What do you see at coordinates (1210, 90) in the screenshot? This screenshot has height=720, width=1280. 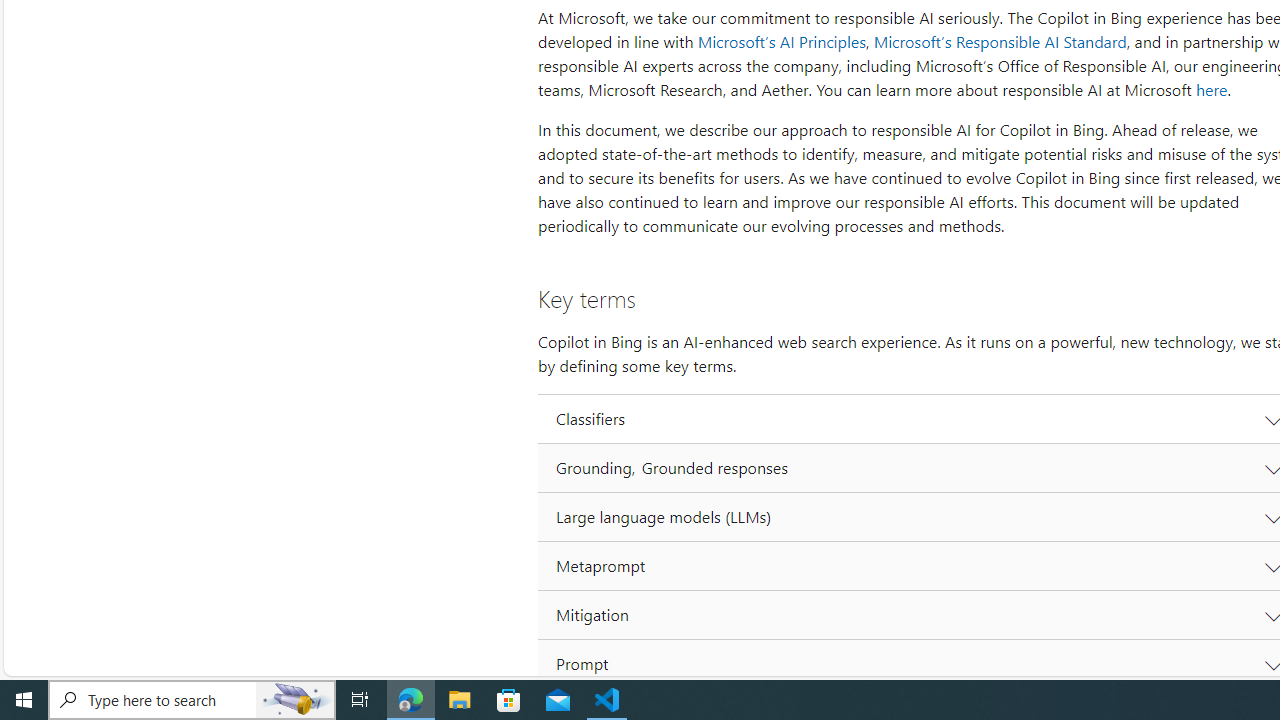 I see `'here'` at bounding box center [1210, 90].